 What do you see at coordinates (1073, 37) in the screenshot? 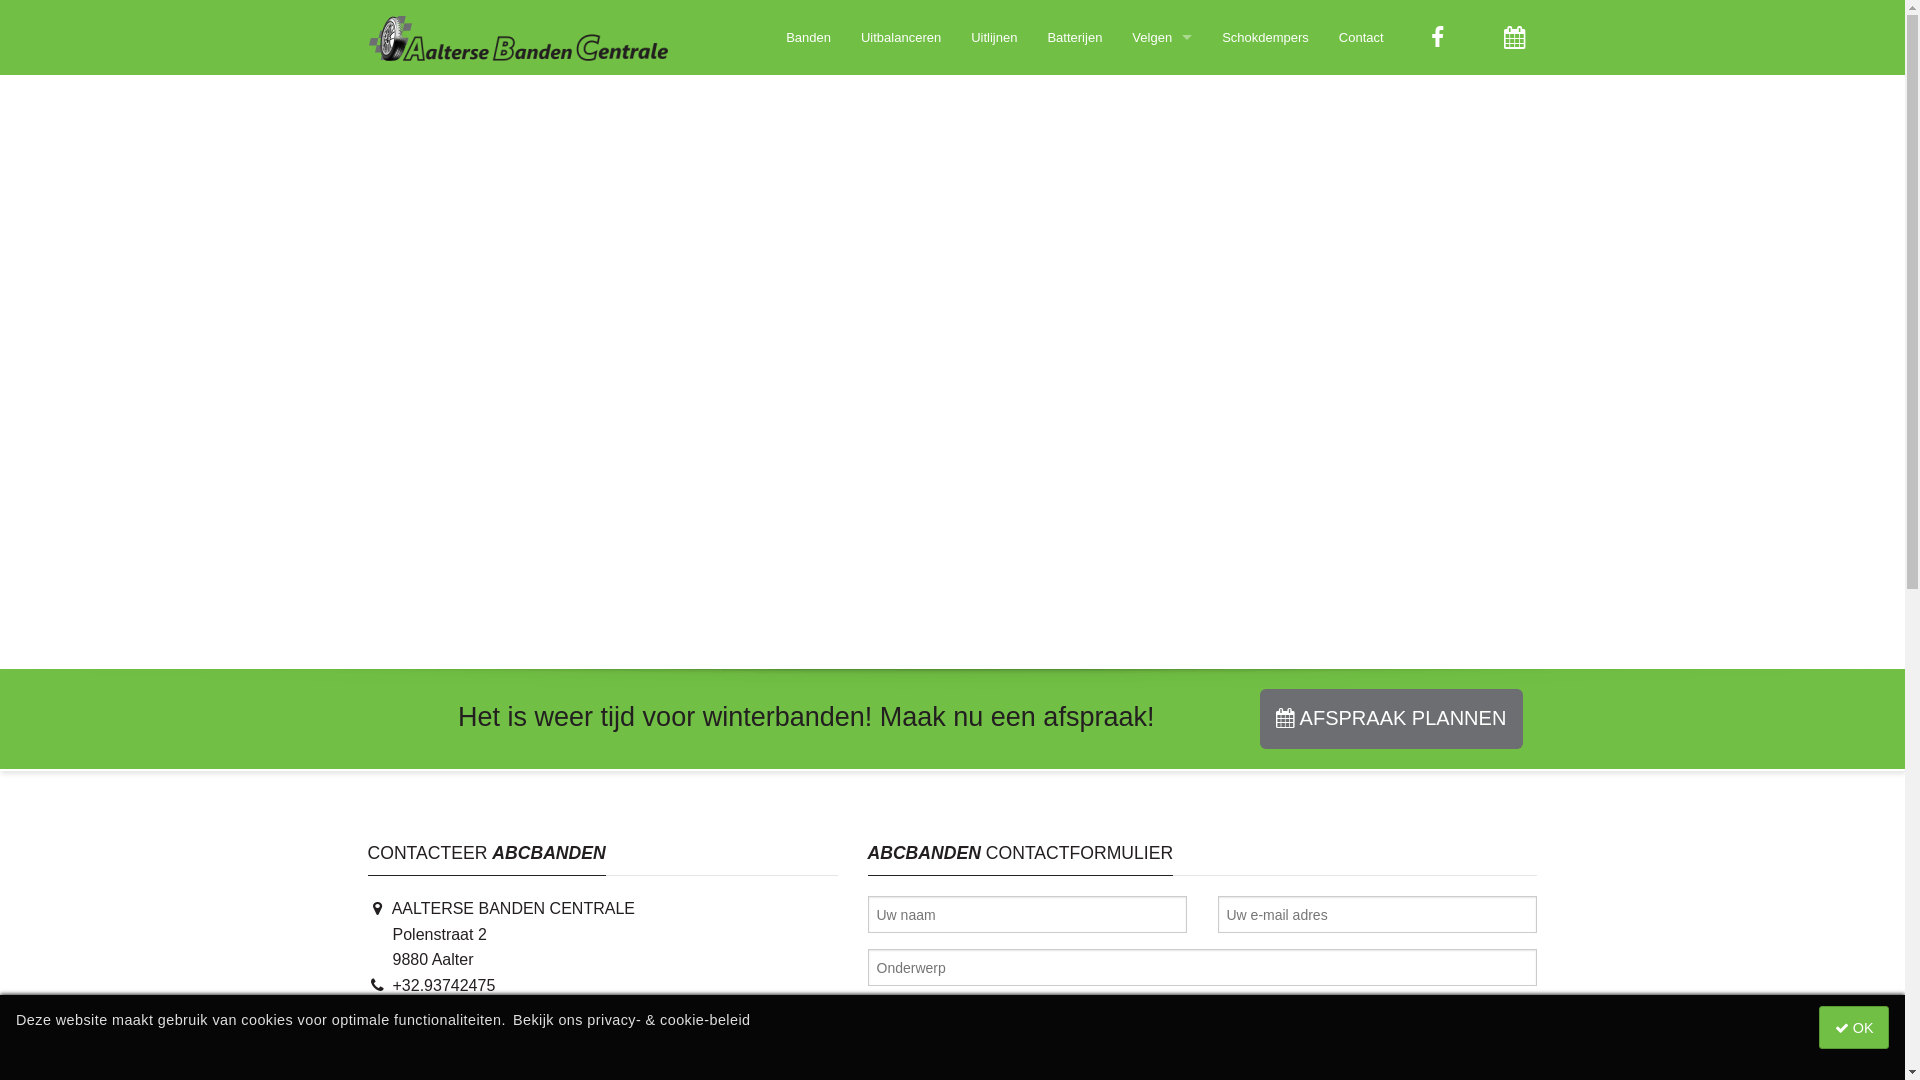
I see `'Batterijen'` at bounding box center [1073, 37].